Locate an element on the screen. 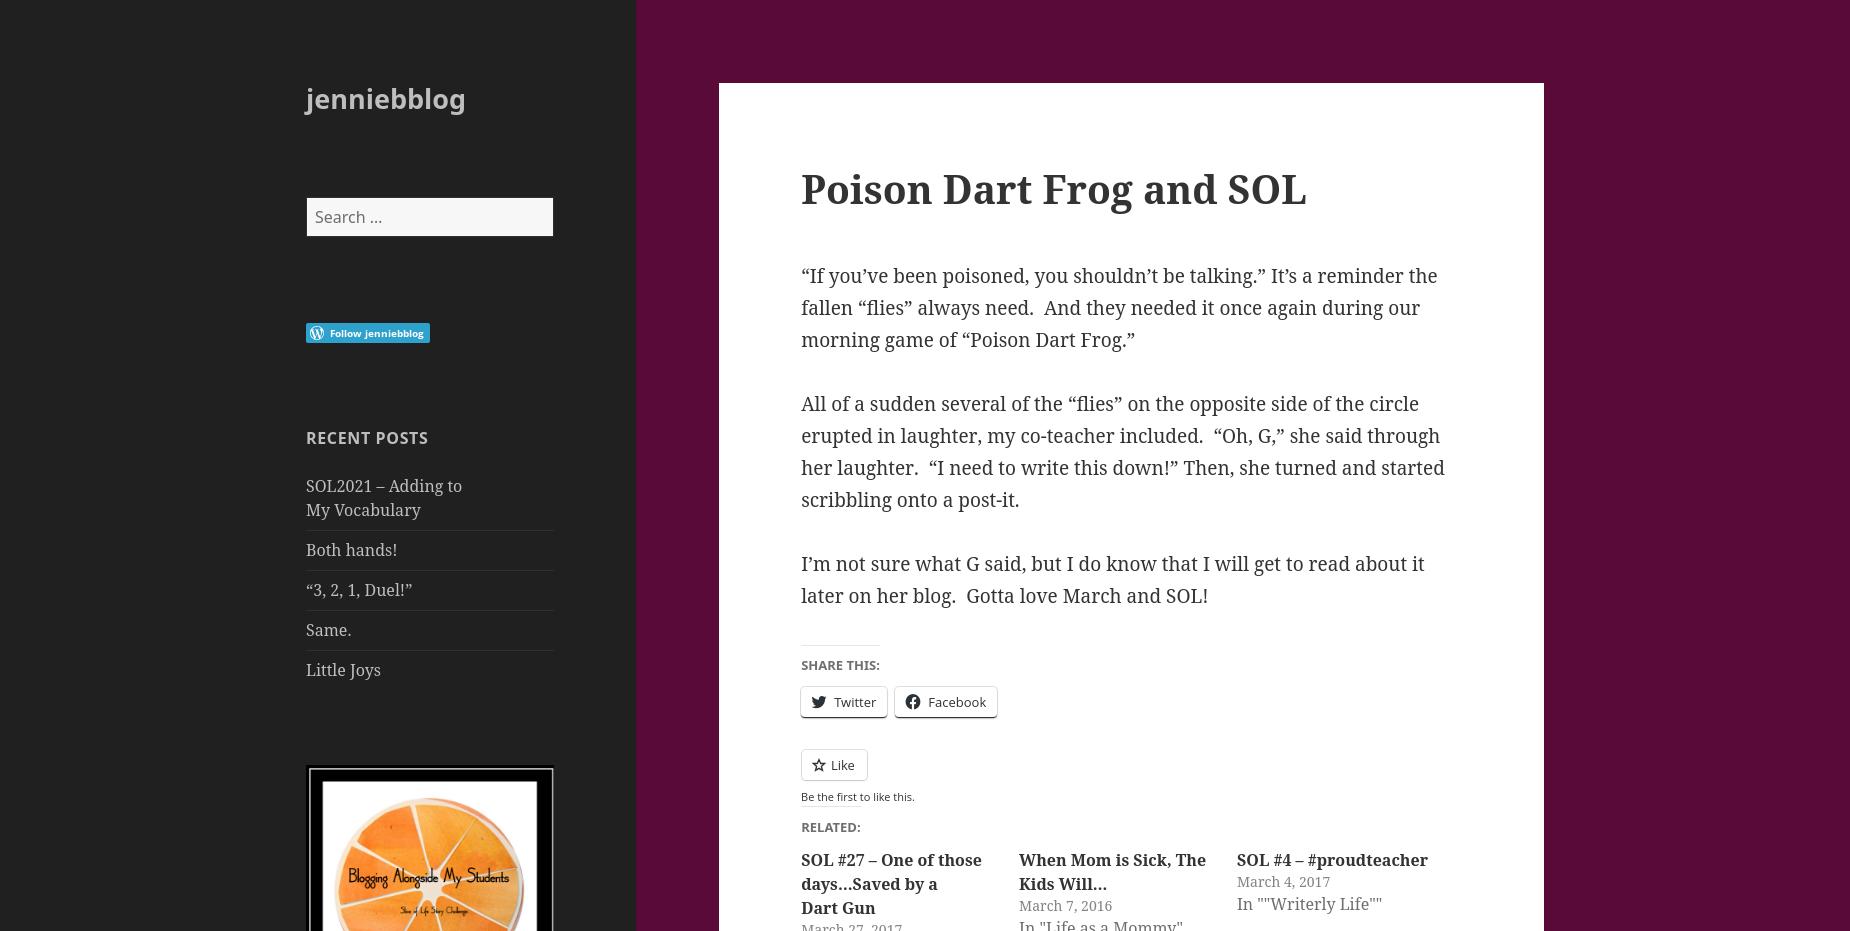 The image size is (1850, 931). 'All of a sudden several of the “flies” on the opposite side of the circle erupted in laughter, my co-teacher included.  “Oh, G,” she said through her laughter.  “I need to write this down!” Then, she turned and started scribbling onto a post-it.' is located at coordinates (1121, 449).